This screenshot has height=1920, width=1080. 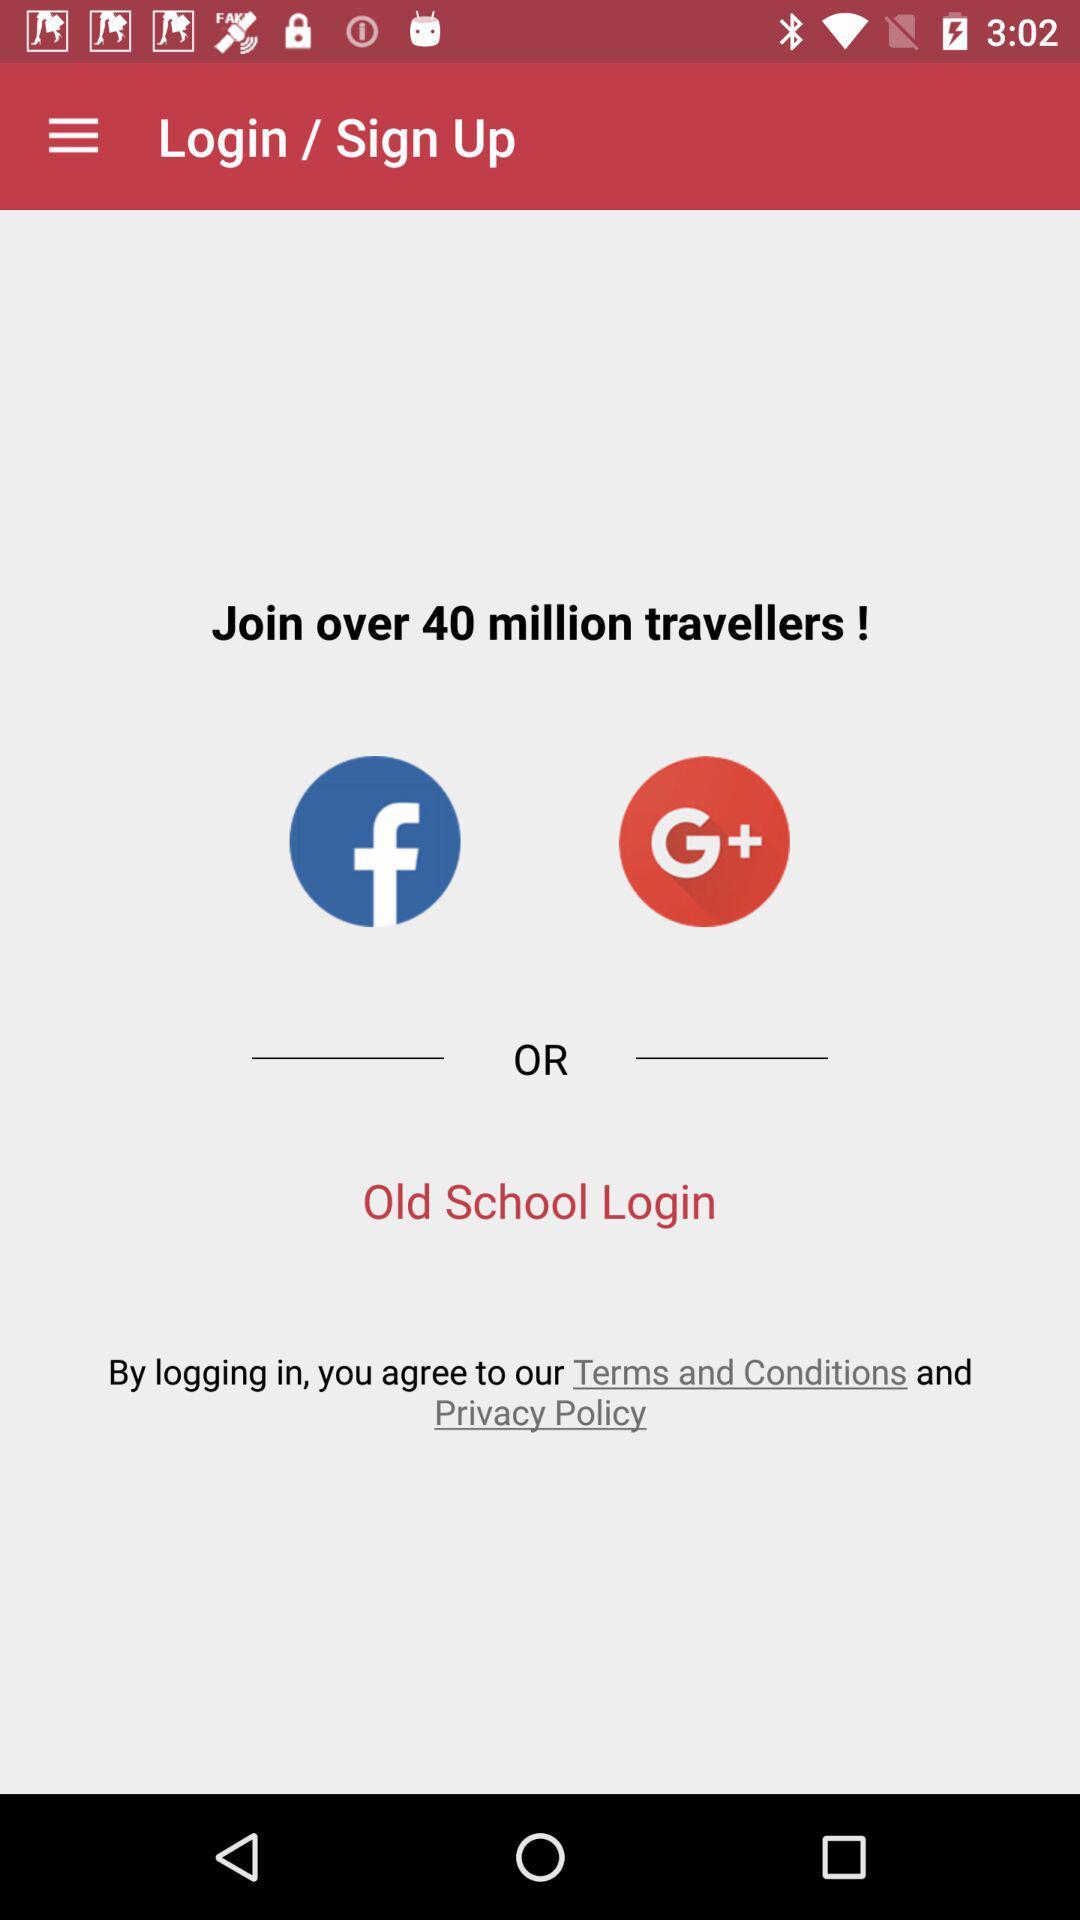 I want to click on use facebook, so click(x=374, y=841).